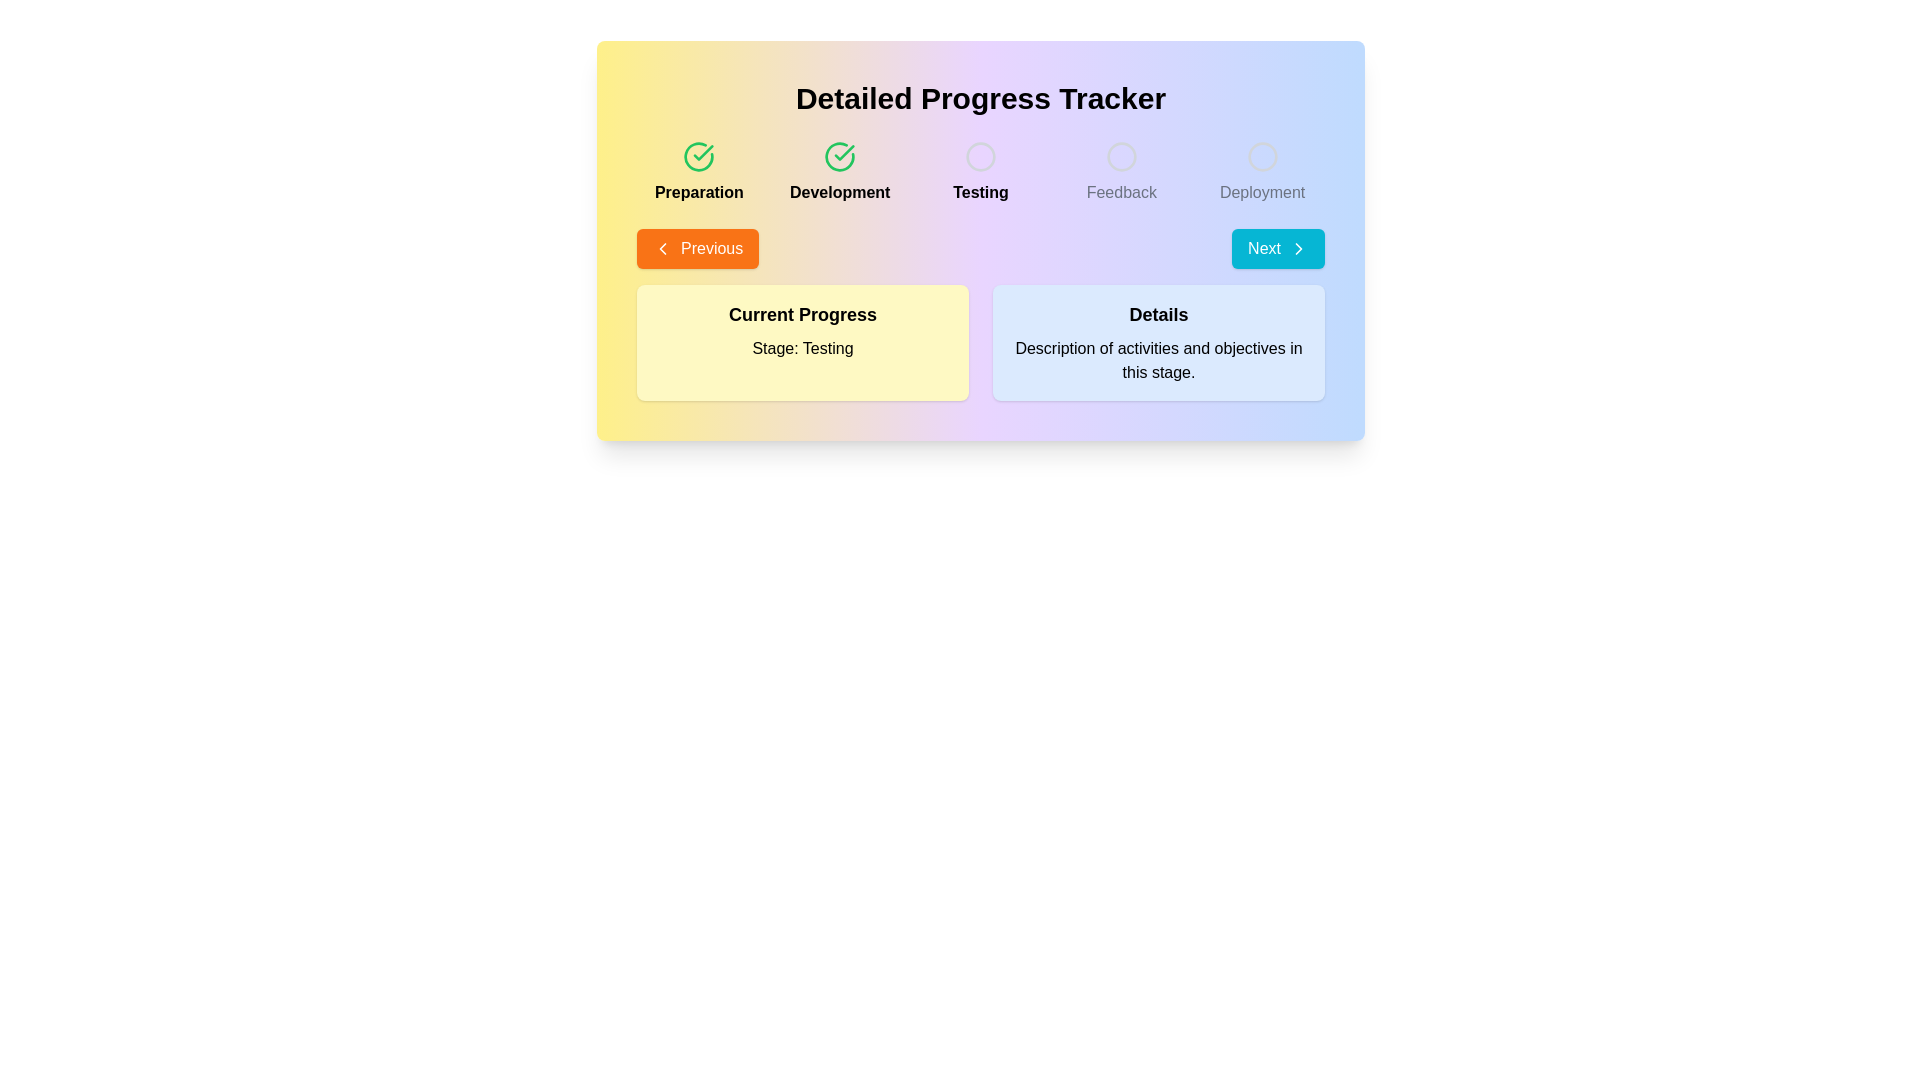  Describe the element at coordinates (840, 192) in the screenshot. I see `the 'Development' stage label in the progress tracker, which is located beneath a green check icon and is the second stage label in the sequence` at that location.